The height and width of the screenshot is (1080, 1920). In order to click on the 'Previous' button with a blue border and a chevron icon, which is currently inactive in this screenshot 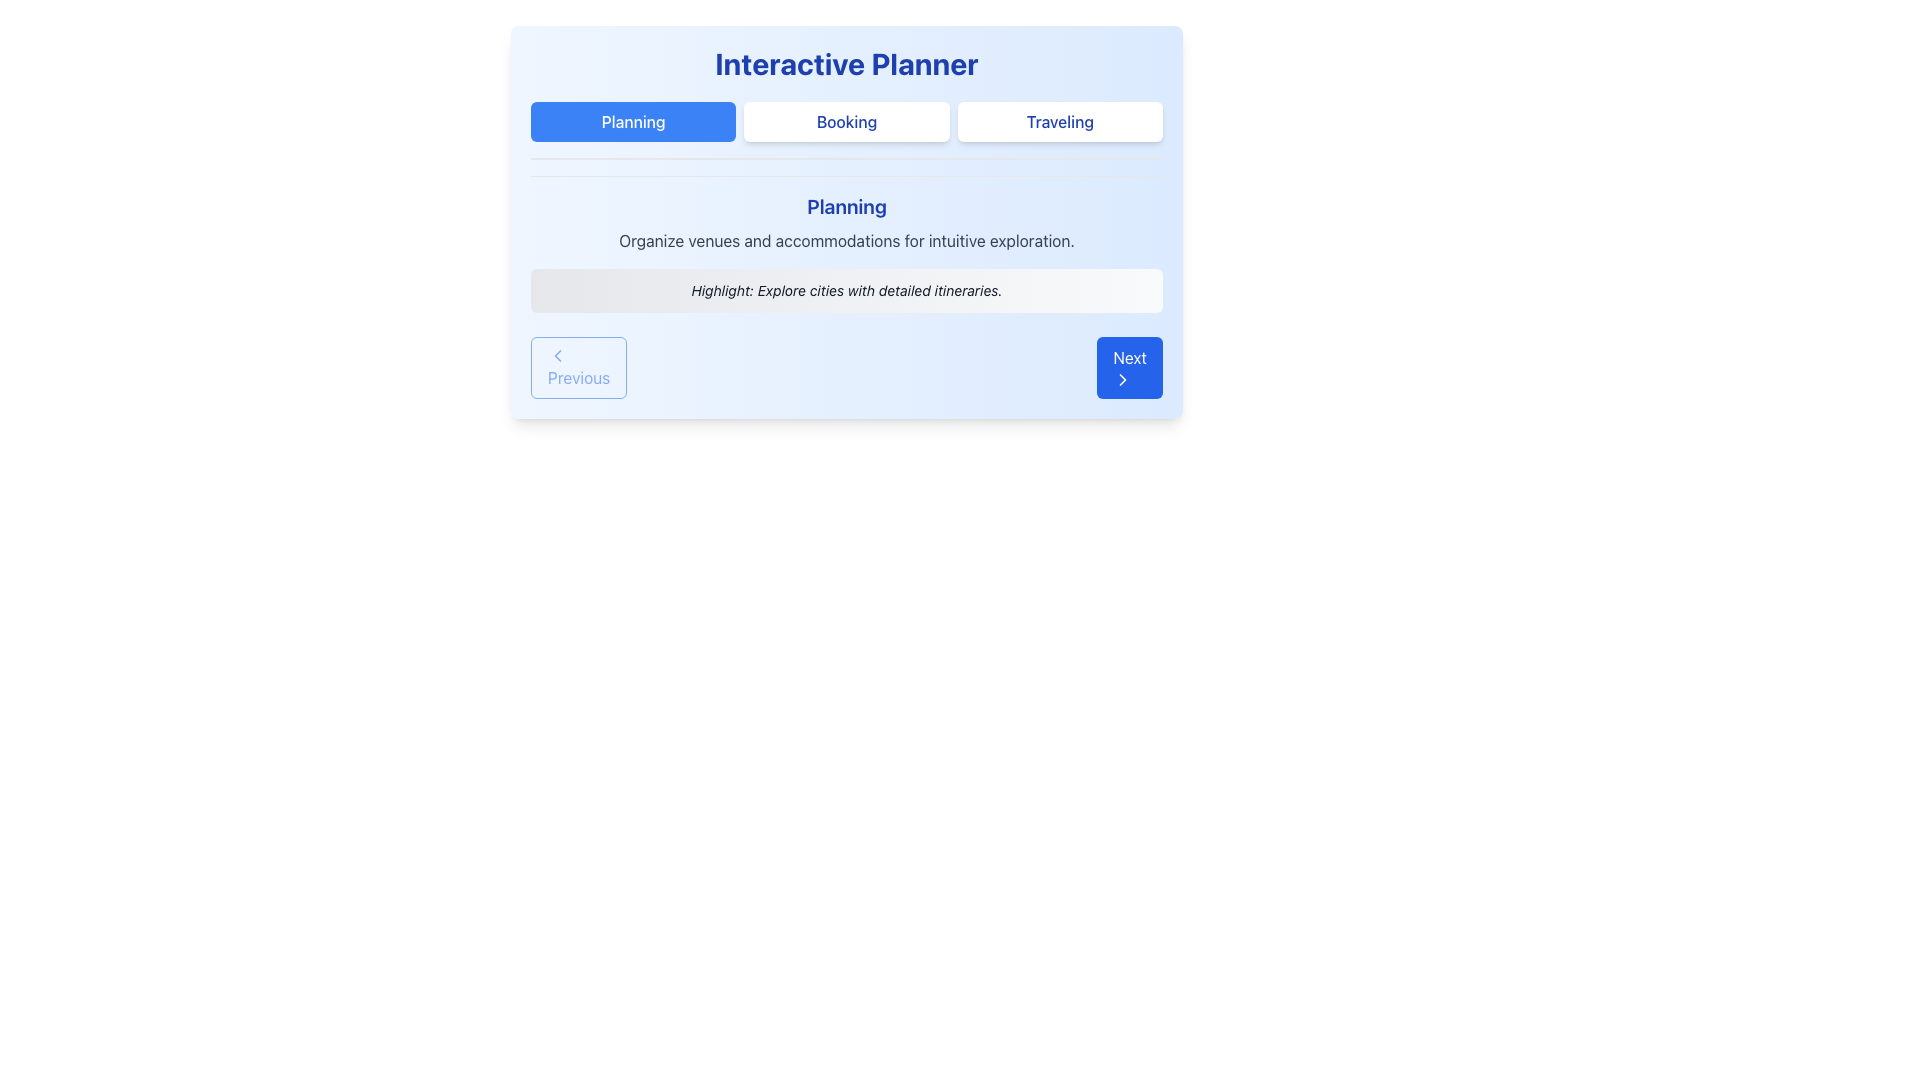, I will do `click(578, 367)`.